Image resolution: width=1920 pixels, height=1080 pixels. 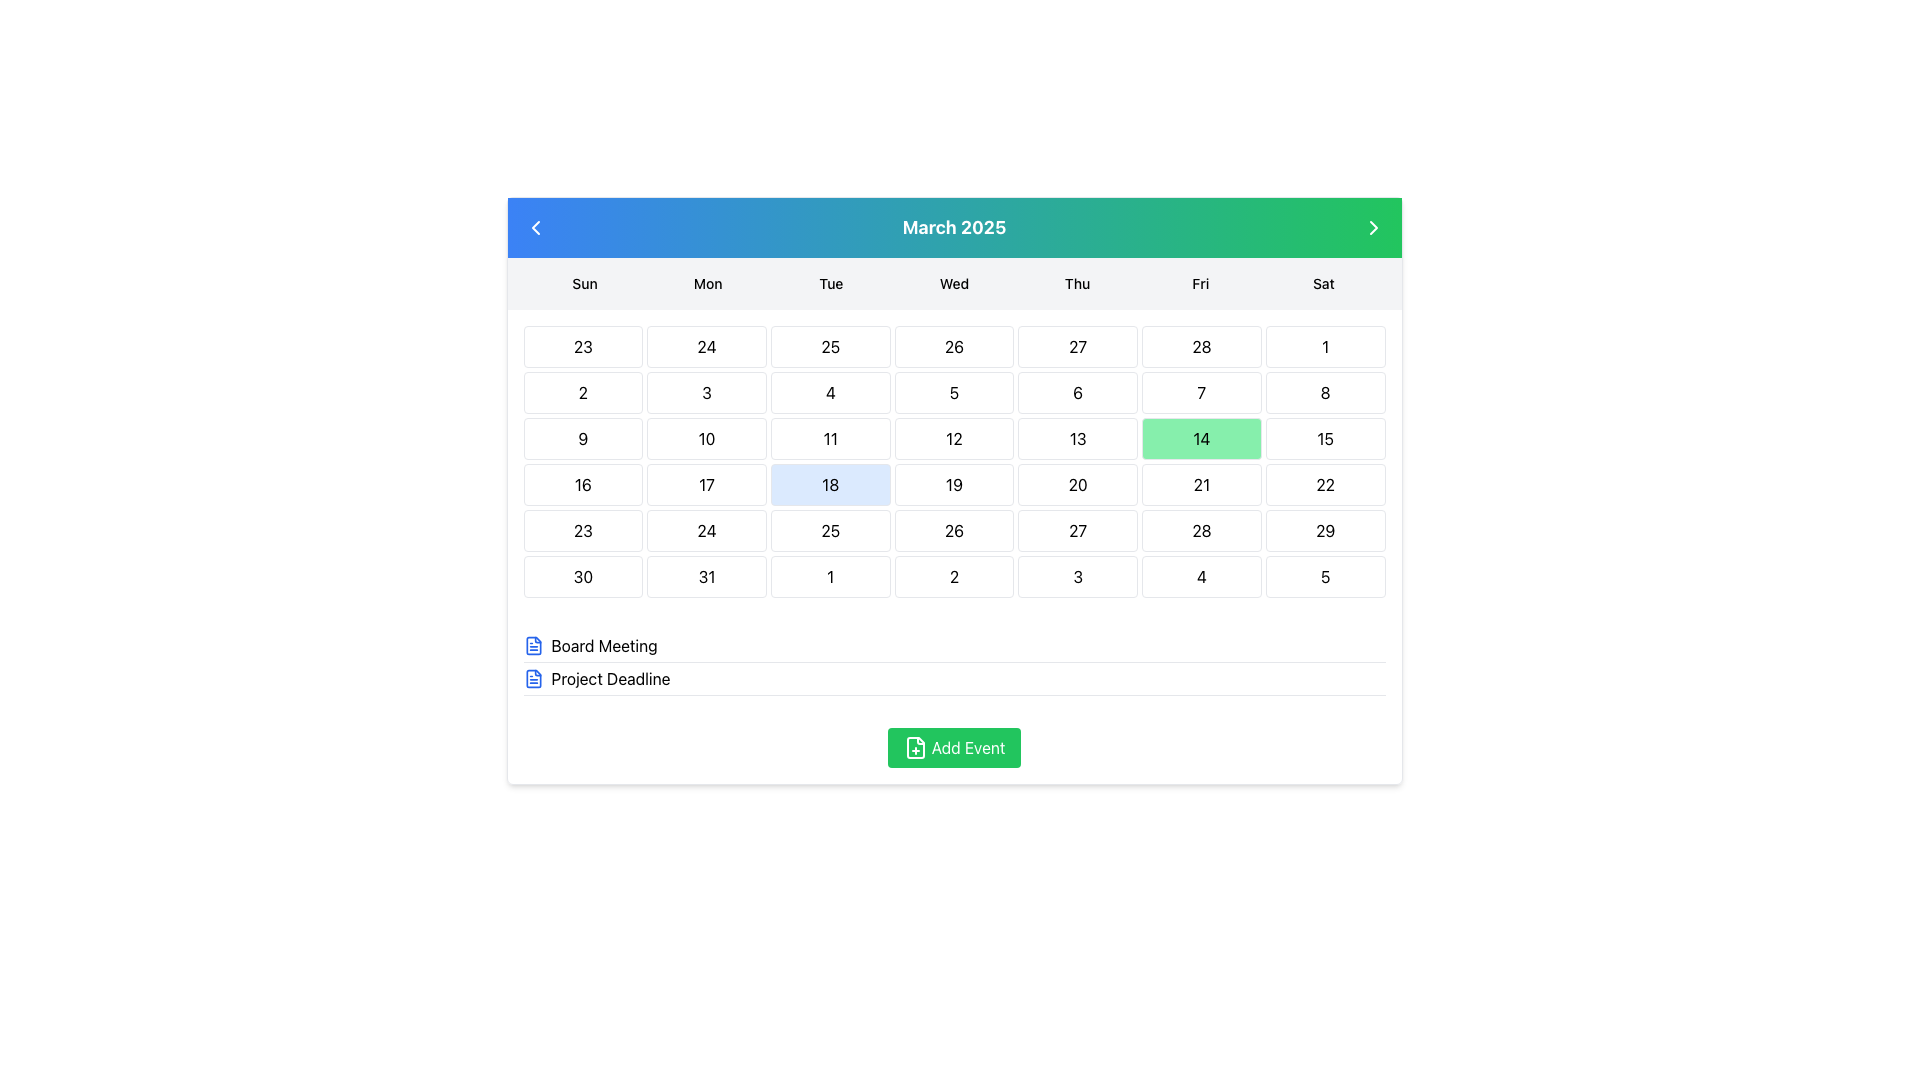 What do you see at coordinates (1325, 530) in the screenshot?
I see `the calendar day cell displaying the number '29', which is located in the last row and sixth column of the March 2025 calendar` at bounding box center [1325, 530].